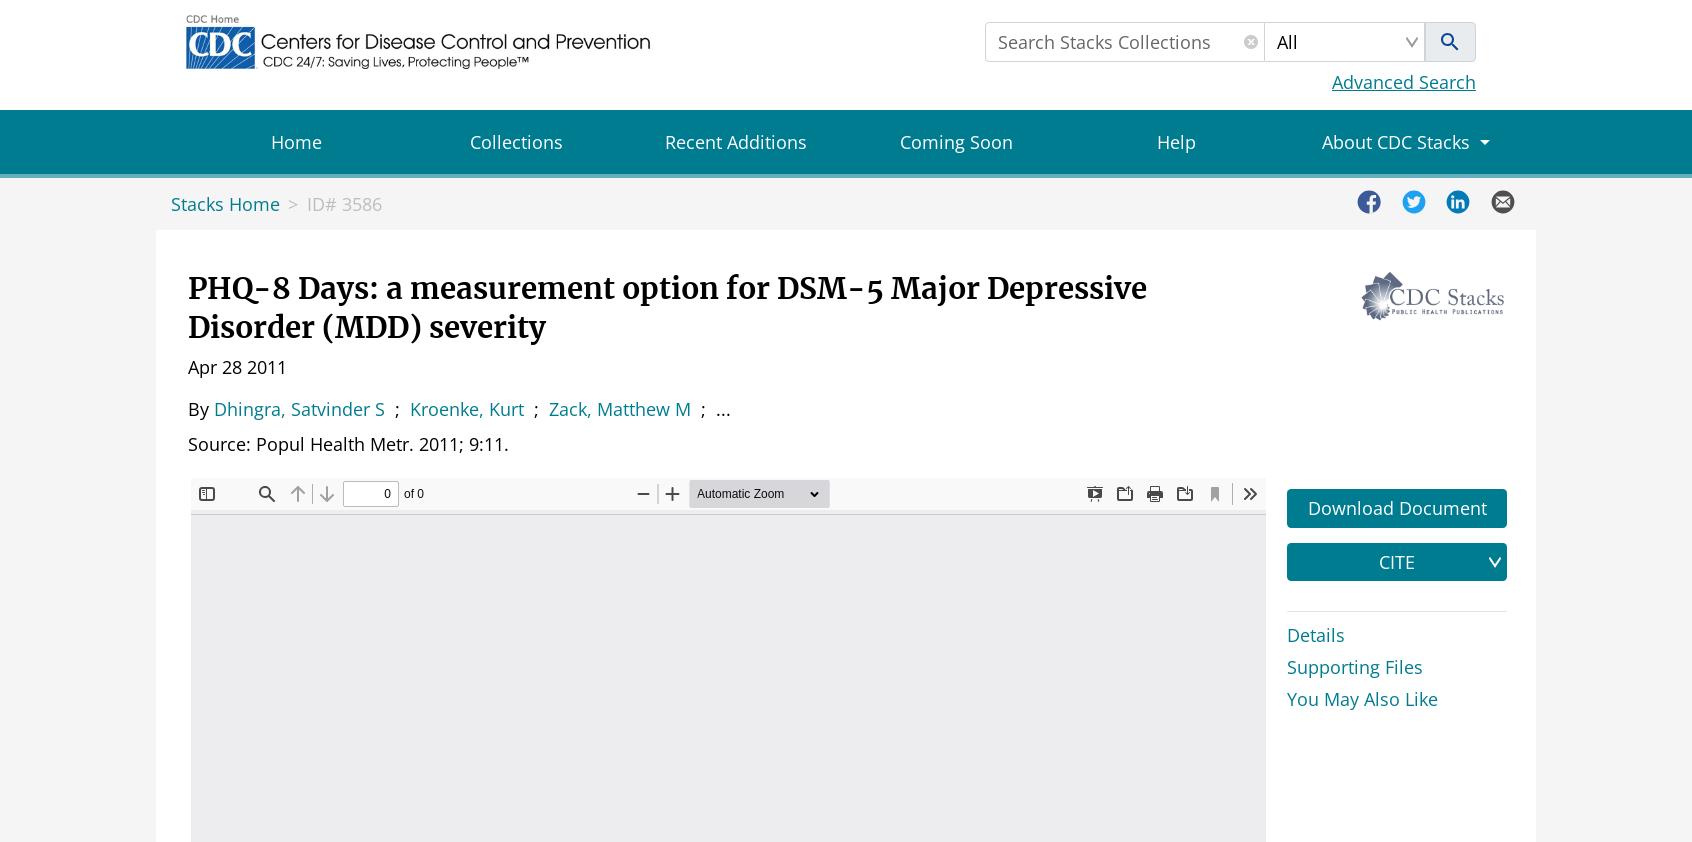 The height and width of the screenshot is (842, 1692). Describe the element at coordinates (382, 442) in the screenshot. I see `'Popul Health Metr. 2011; 9:11.'` at that location.